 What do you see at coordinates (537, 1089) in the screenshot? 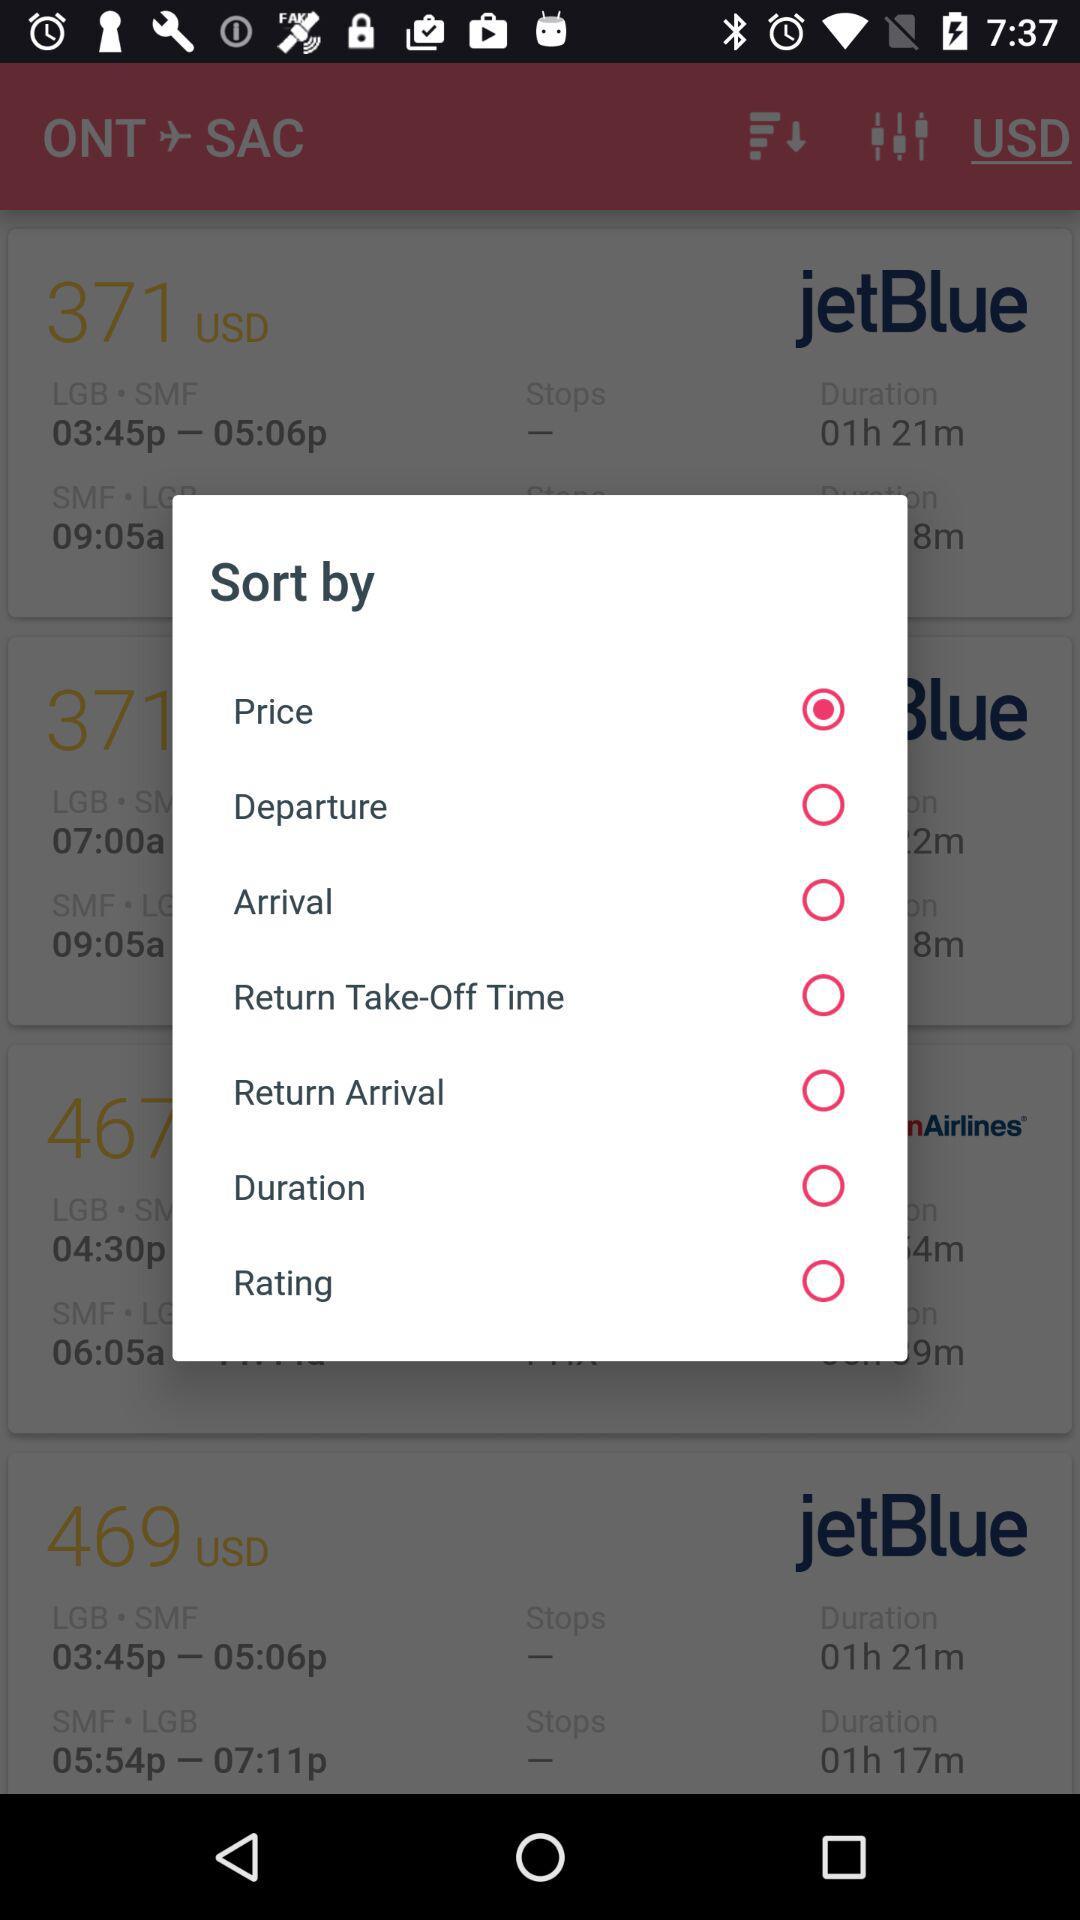
I see `the icon below the return take off icon` at bounding box center [537, 1089].